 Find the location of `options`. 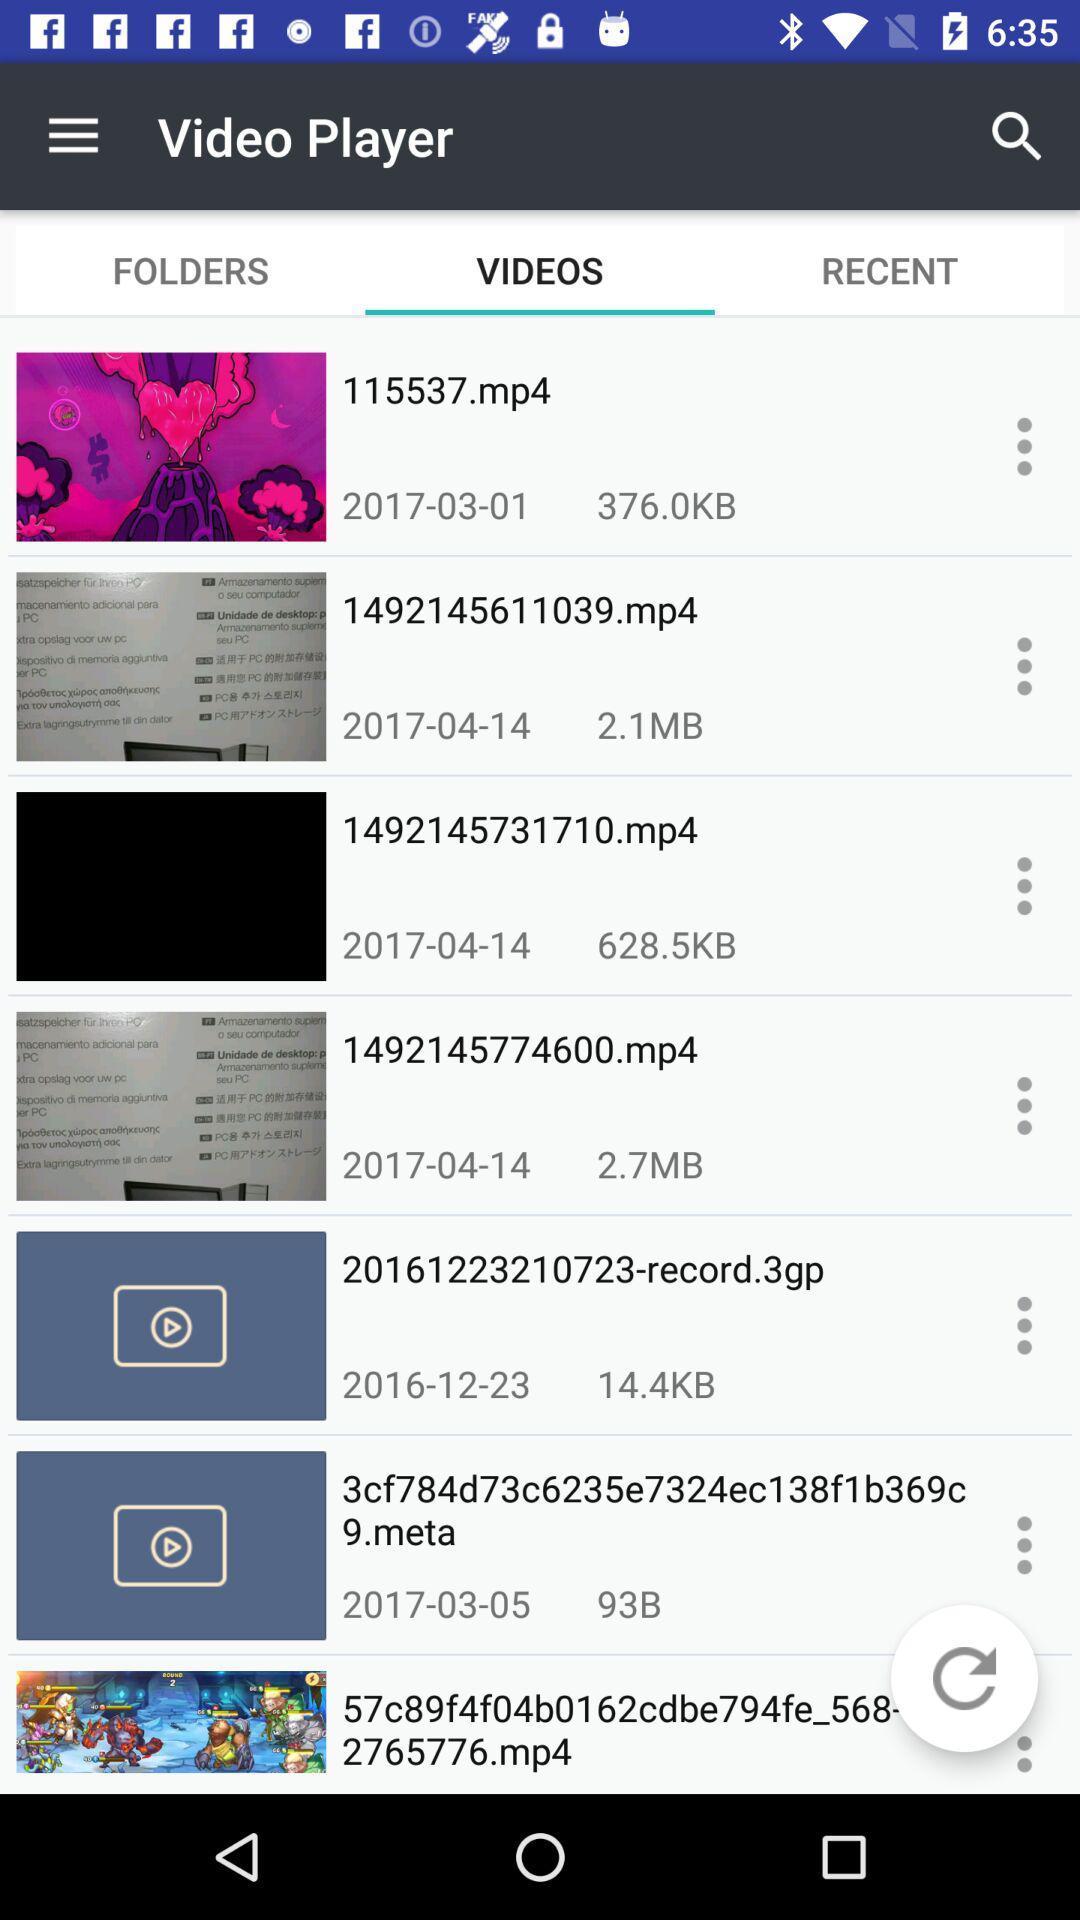

options is located at coordinates (1024, 1104).